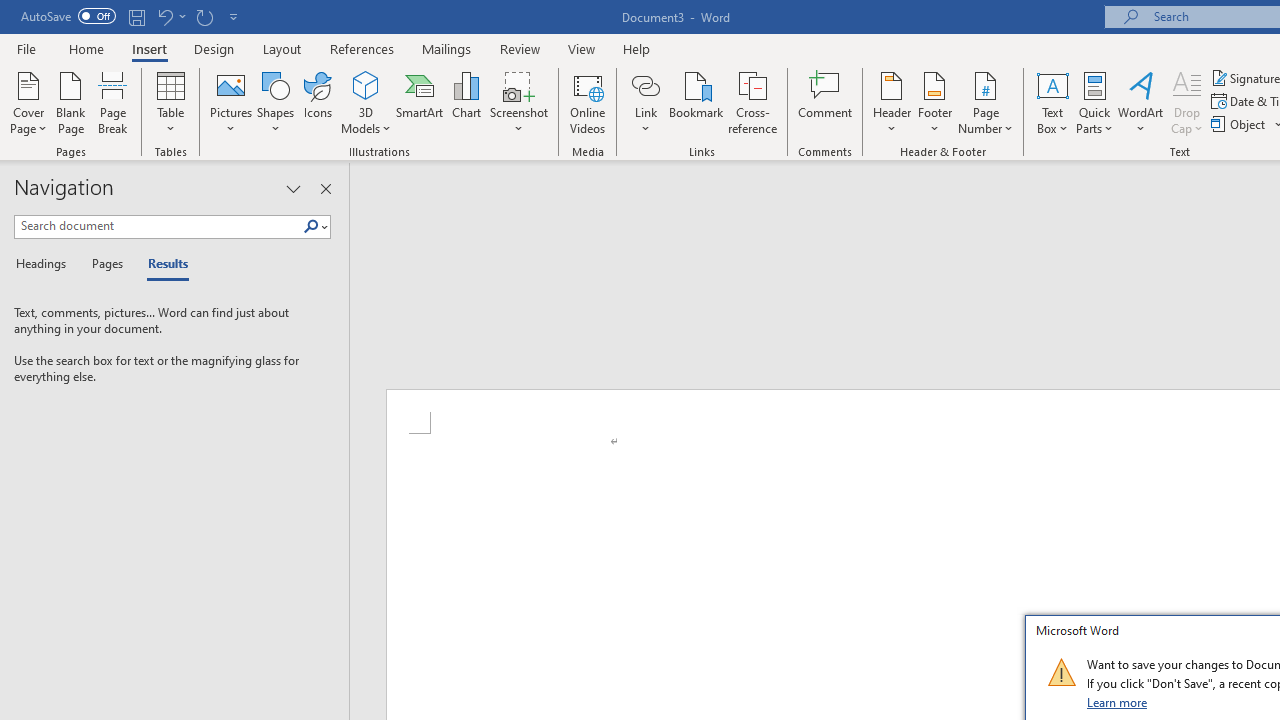 This screenshot has height=720, width=1280. Describe the element at coordinates (366, 103) in the screenshot. I see `'3D Models'` at that location.